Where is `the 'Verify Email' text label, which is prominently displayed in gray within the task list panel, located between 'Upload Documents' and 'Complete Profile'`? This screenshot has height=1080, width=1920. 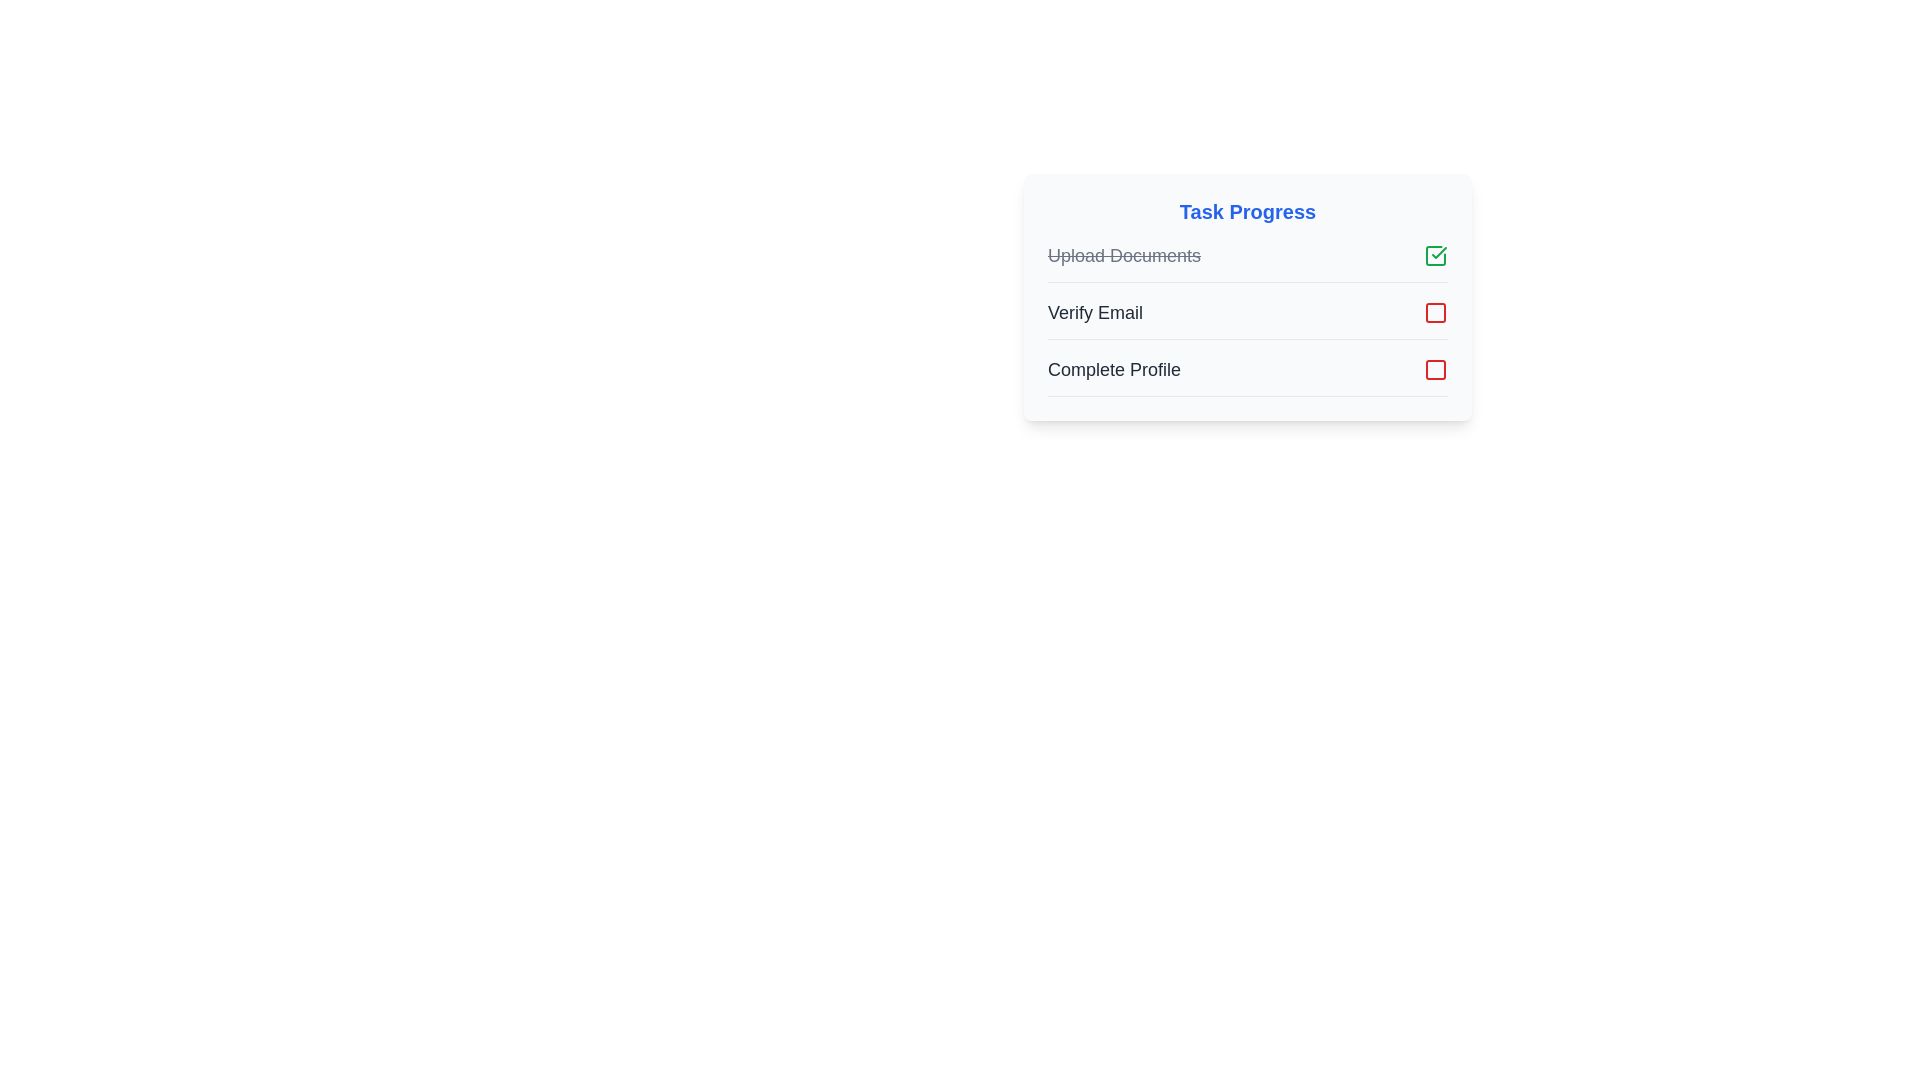
the 'Verify Email' text label, which is prominently displayed in gray within the task list panel, located between 'Upload Documents' and 'Complete Profile' is located at coordinates (1094, 312).